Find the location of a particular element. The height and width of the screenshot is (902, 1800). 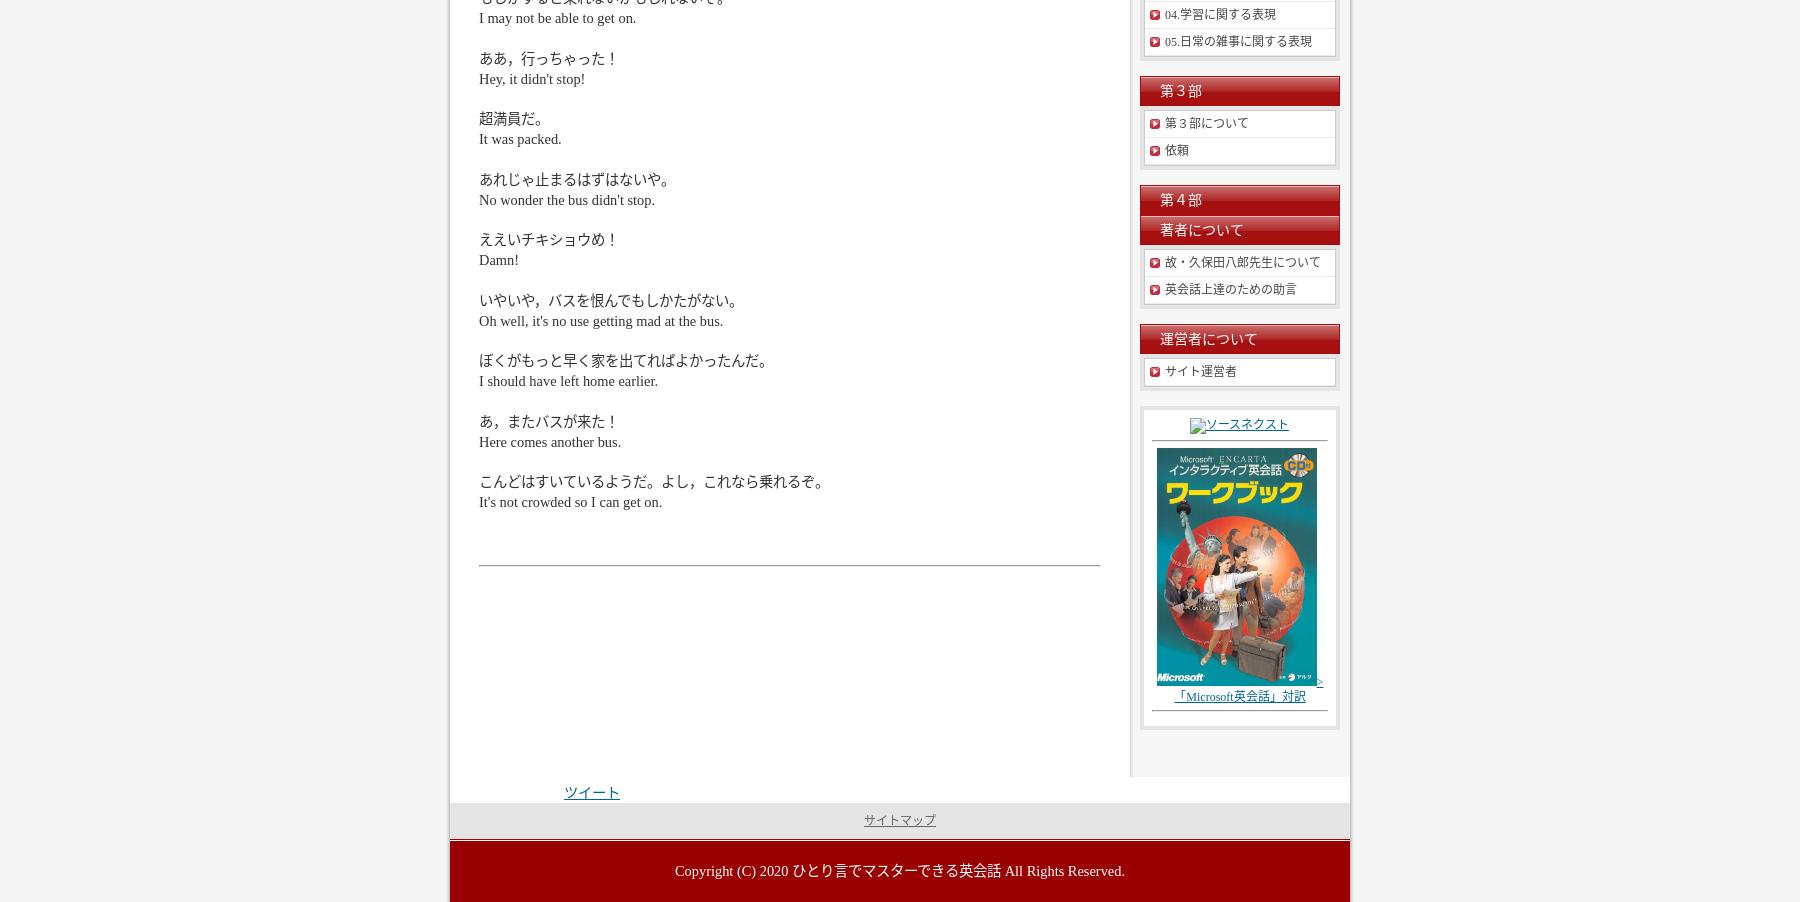

'I should have left home earlier.' is located at coordinates (568, 381).